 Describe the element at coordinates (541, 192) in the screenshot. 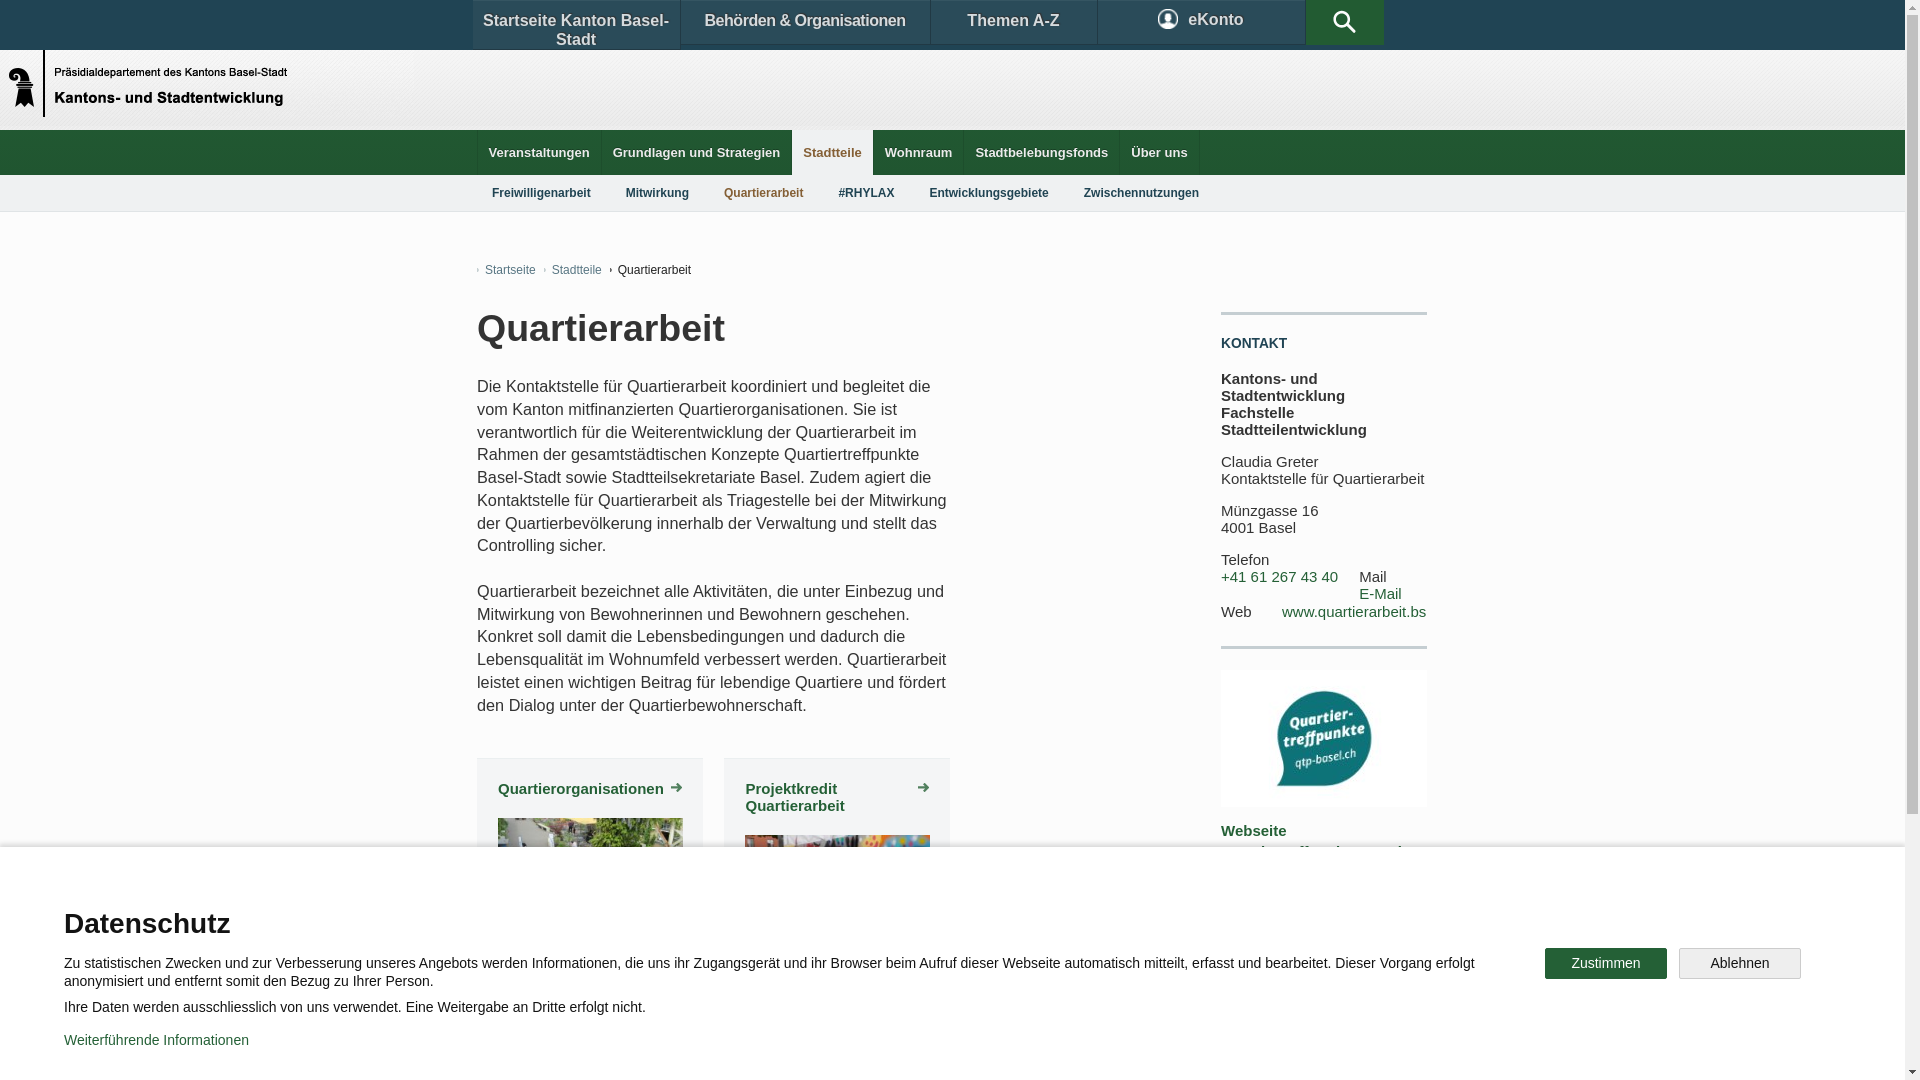

I see `'Freiwilligenarbeit'` at that location.